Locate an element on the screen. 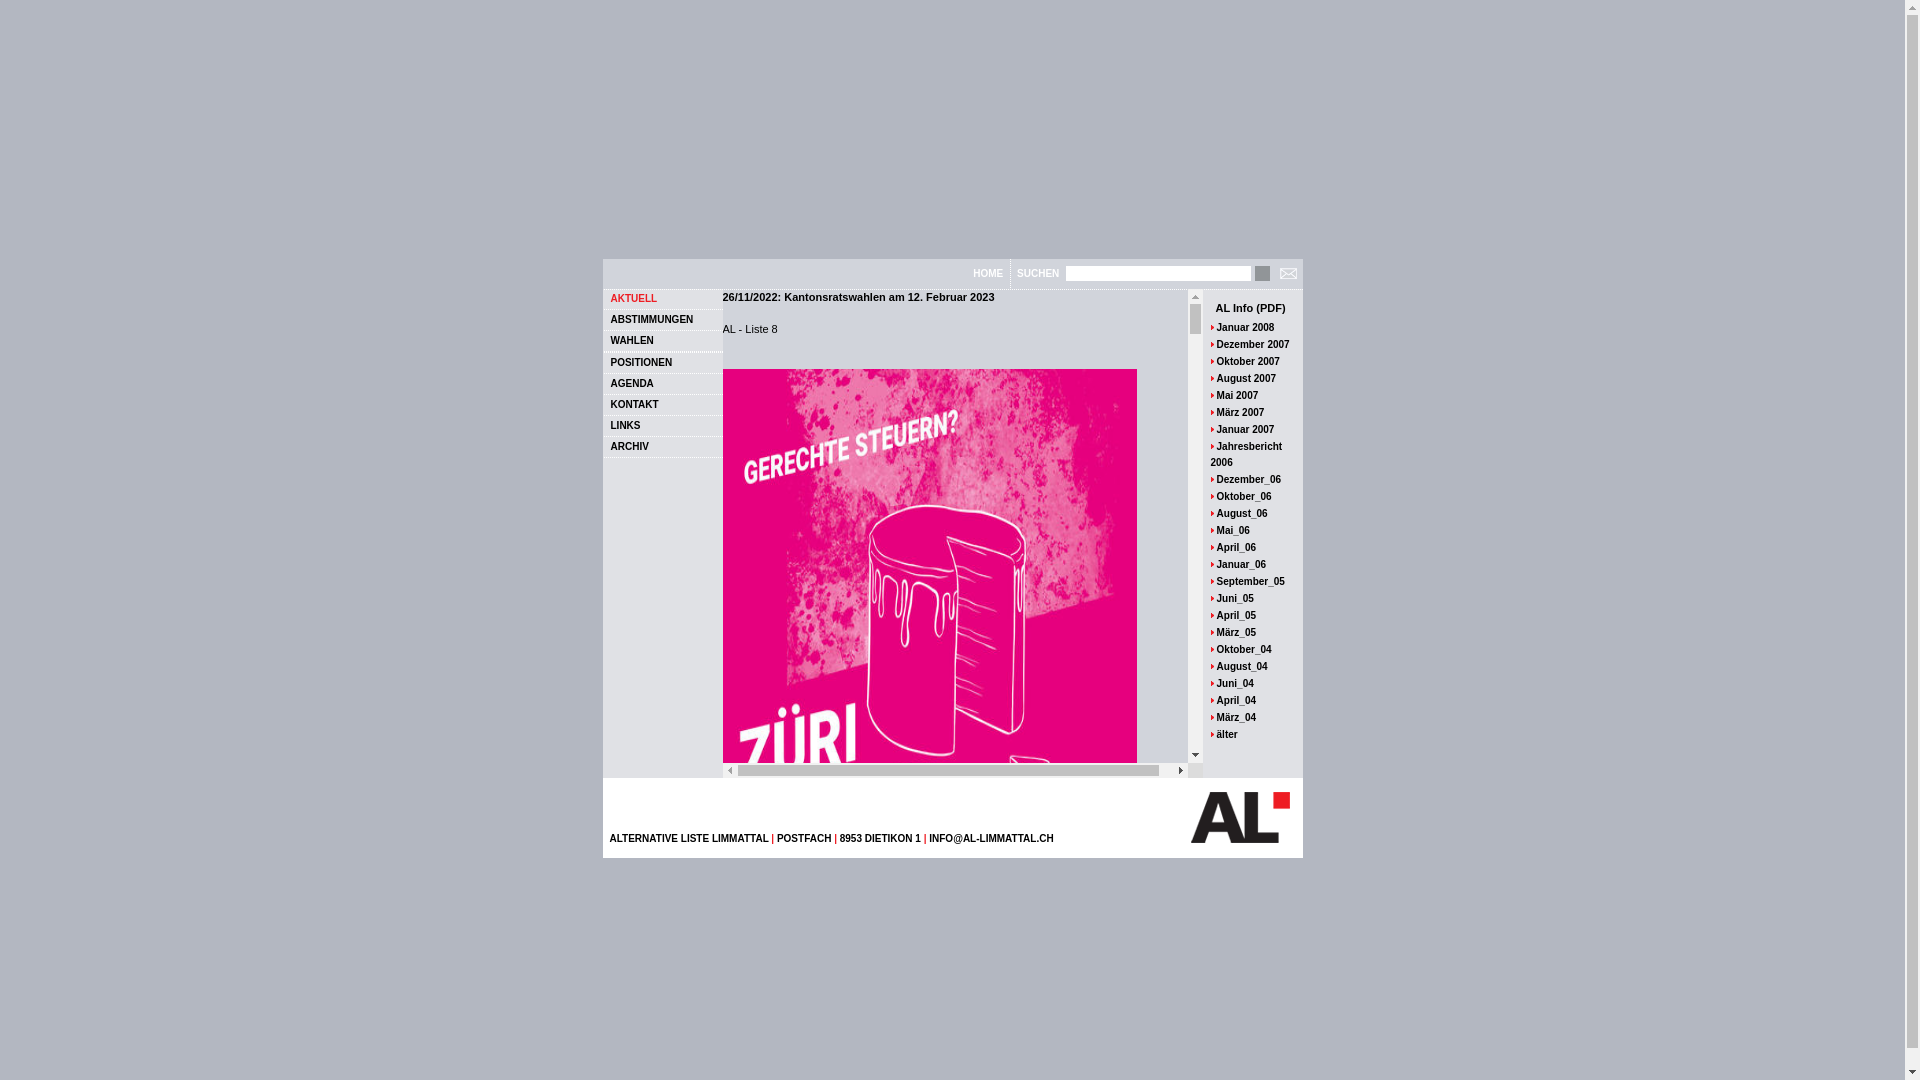 This screenshot has width=1920, height=1080. 'September_05' is located at coordinates (1216, 581).